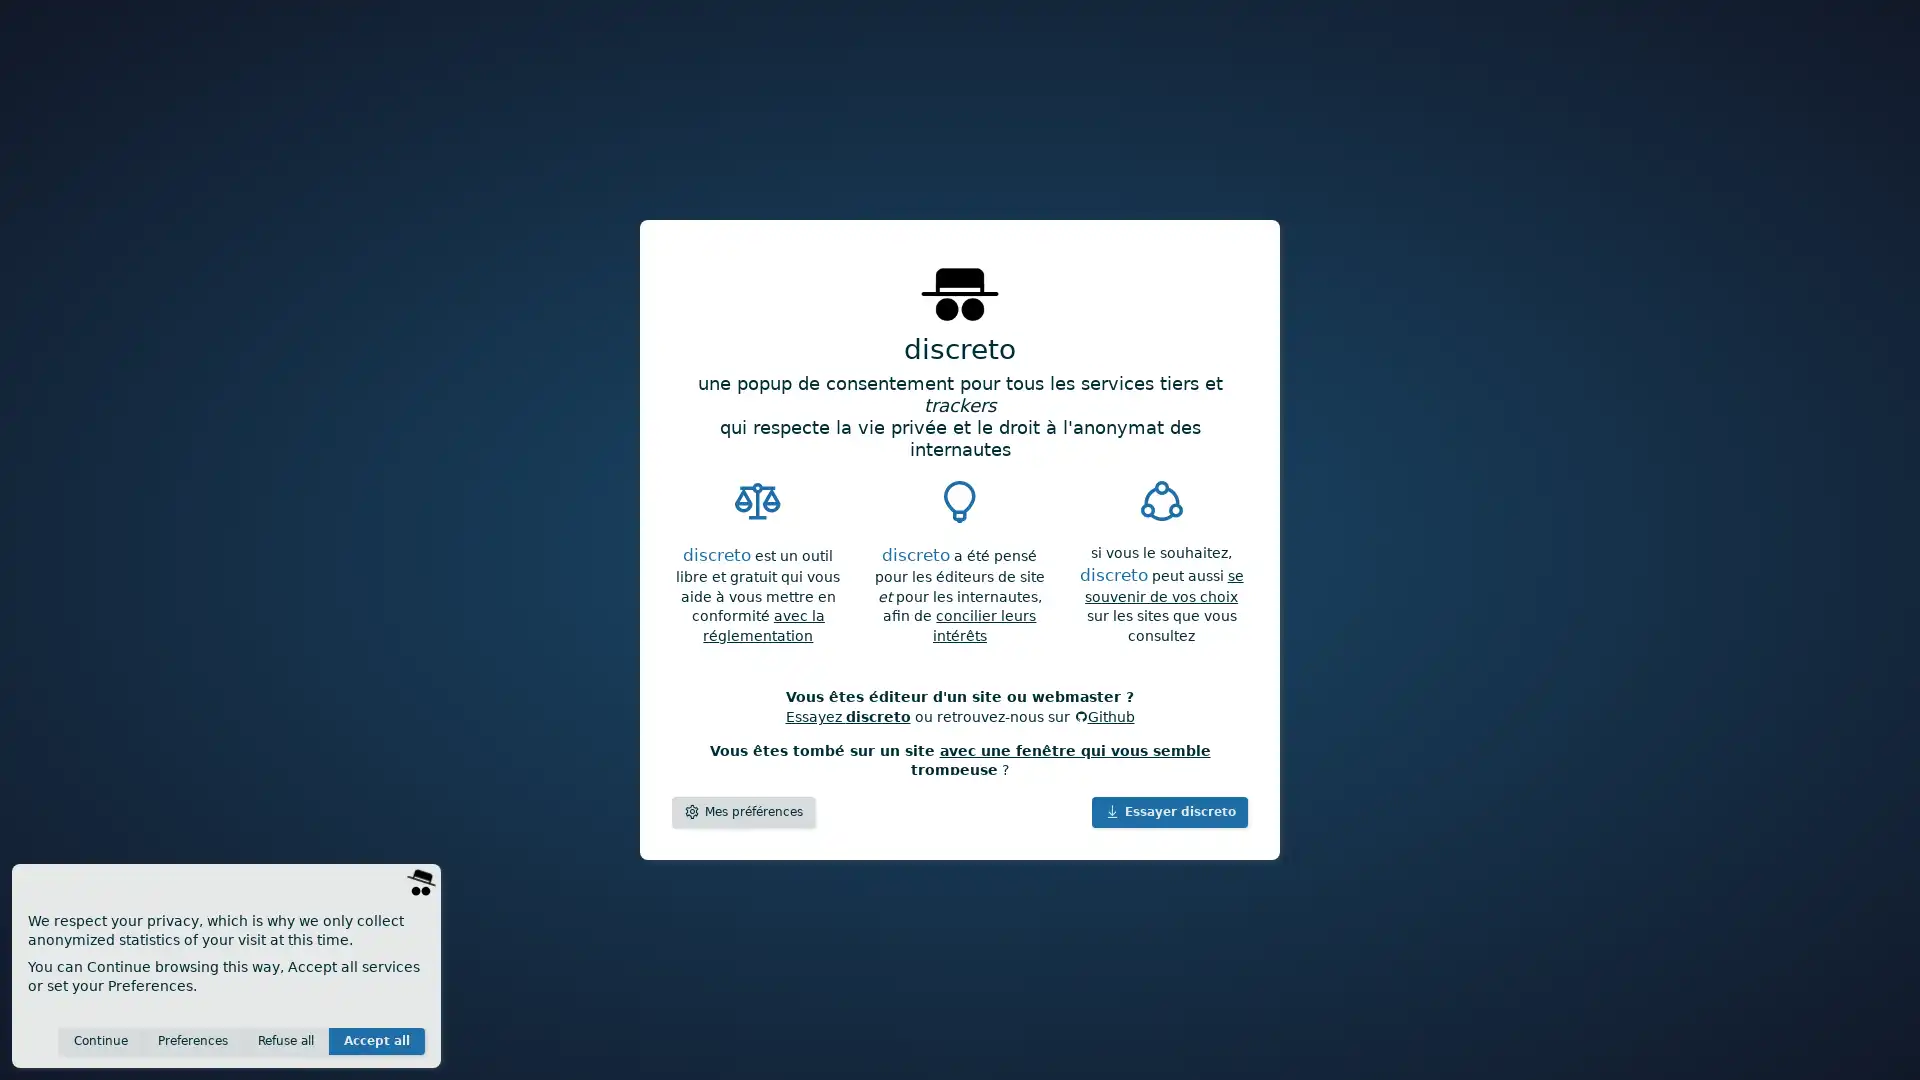  I want to click on Invisible, so click(322, 1048).